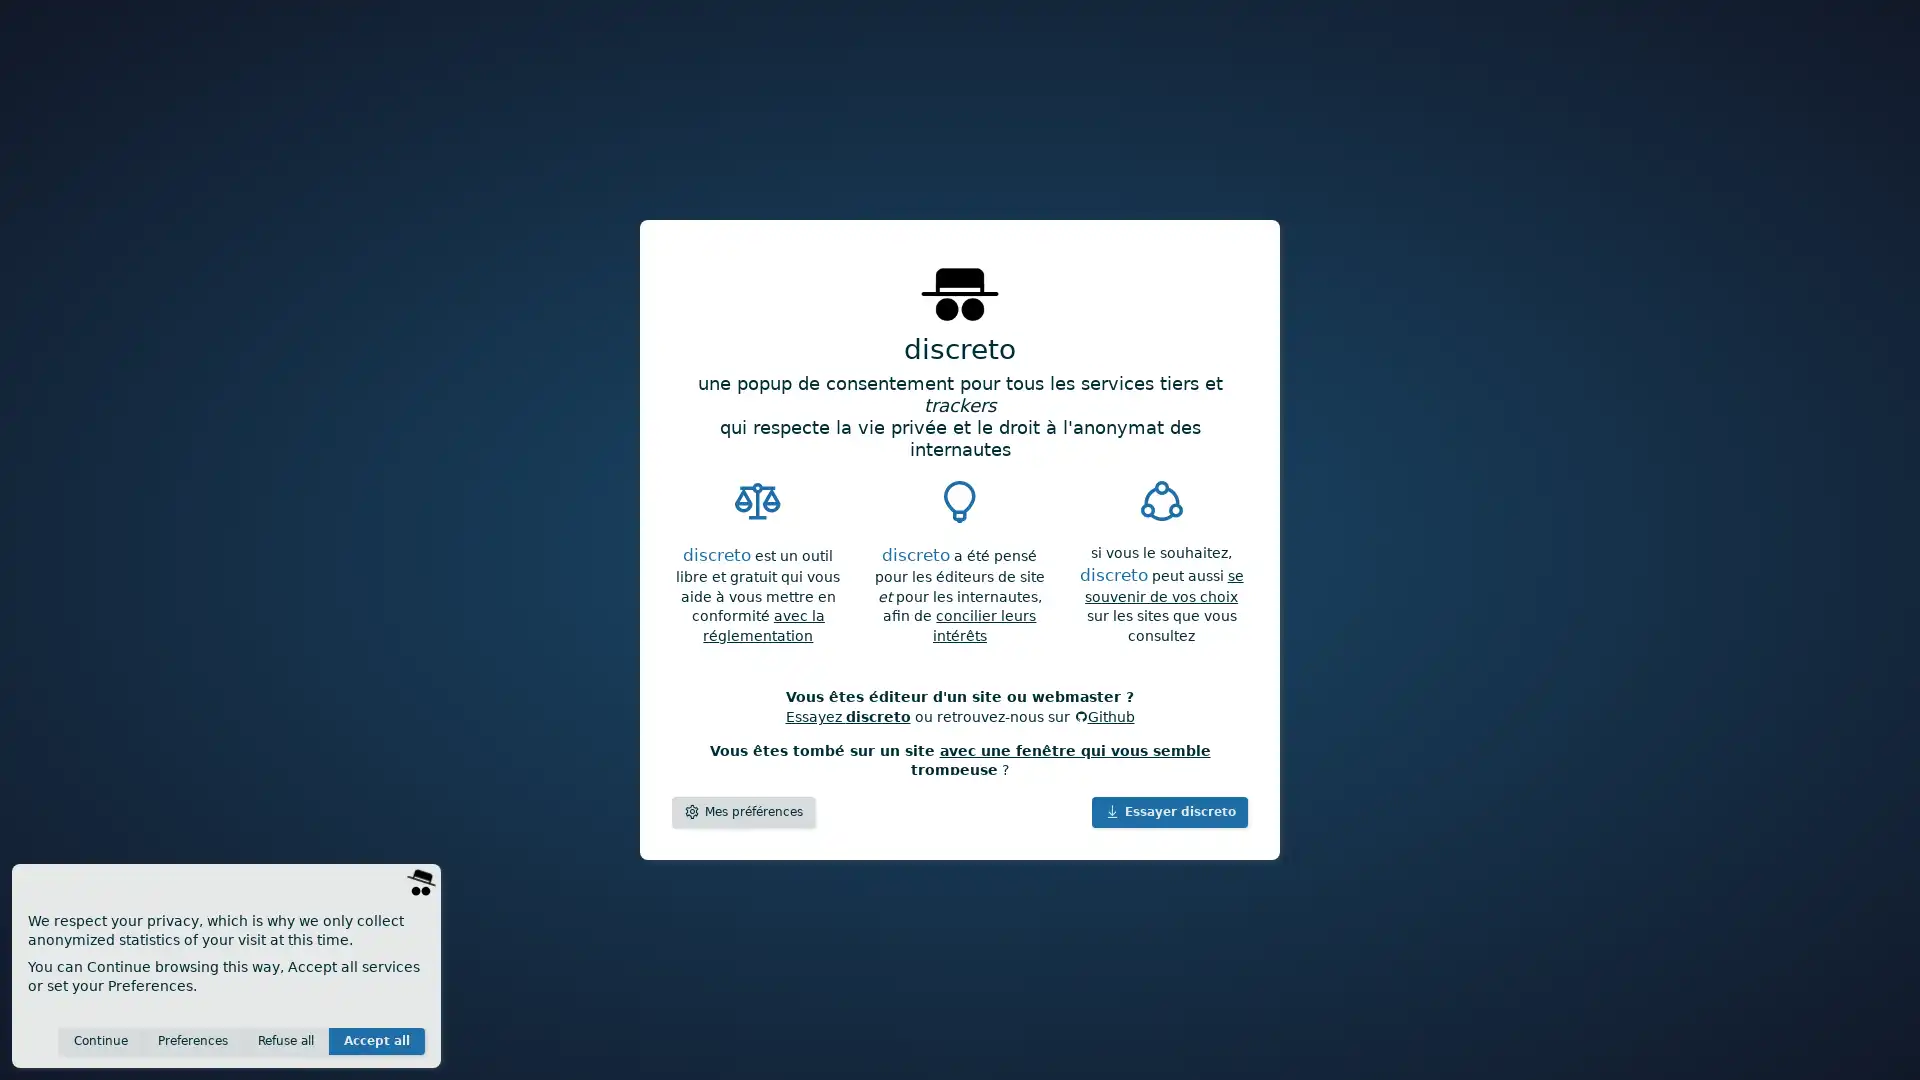  I want to click on Invisible, so click(322, 1048).